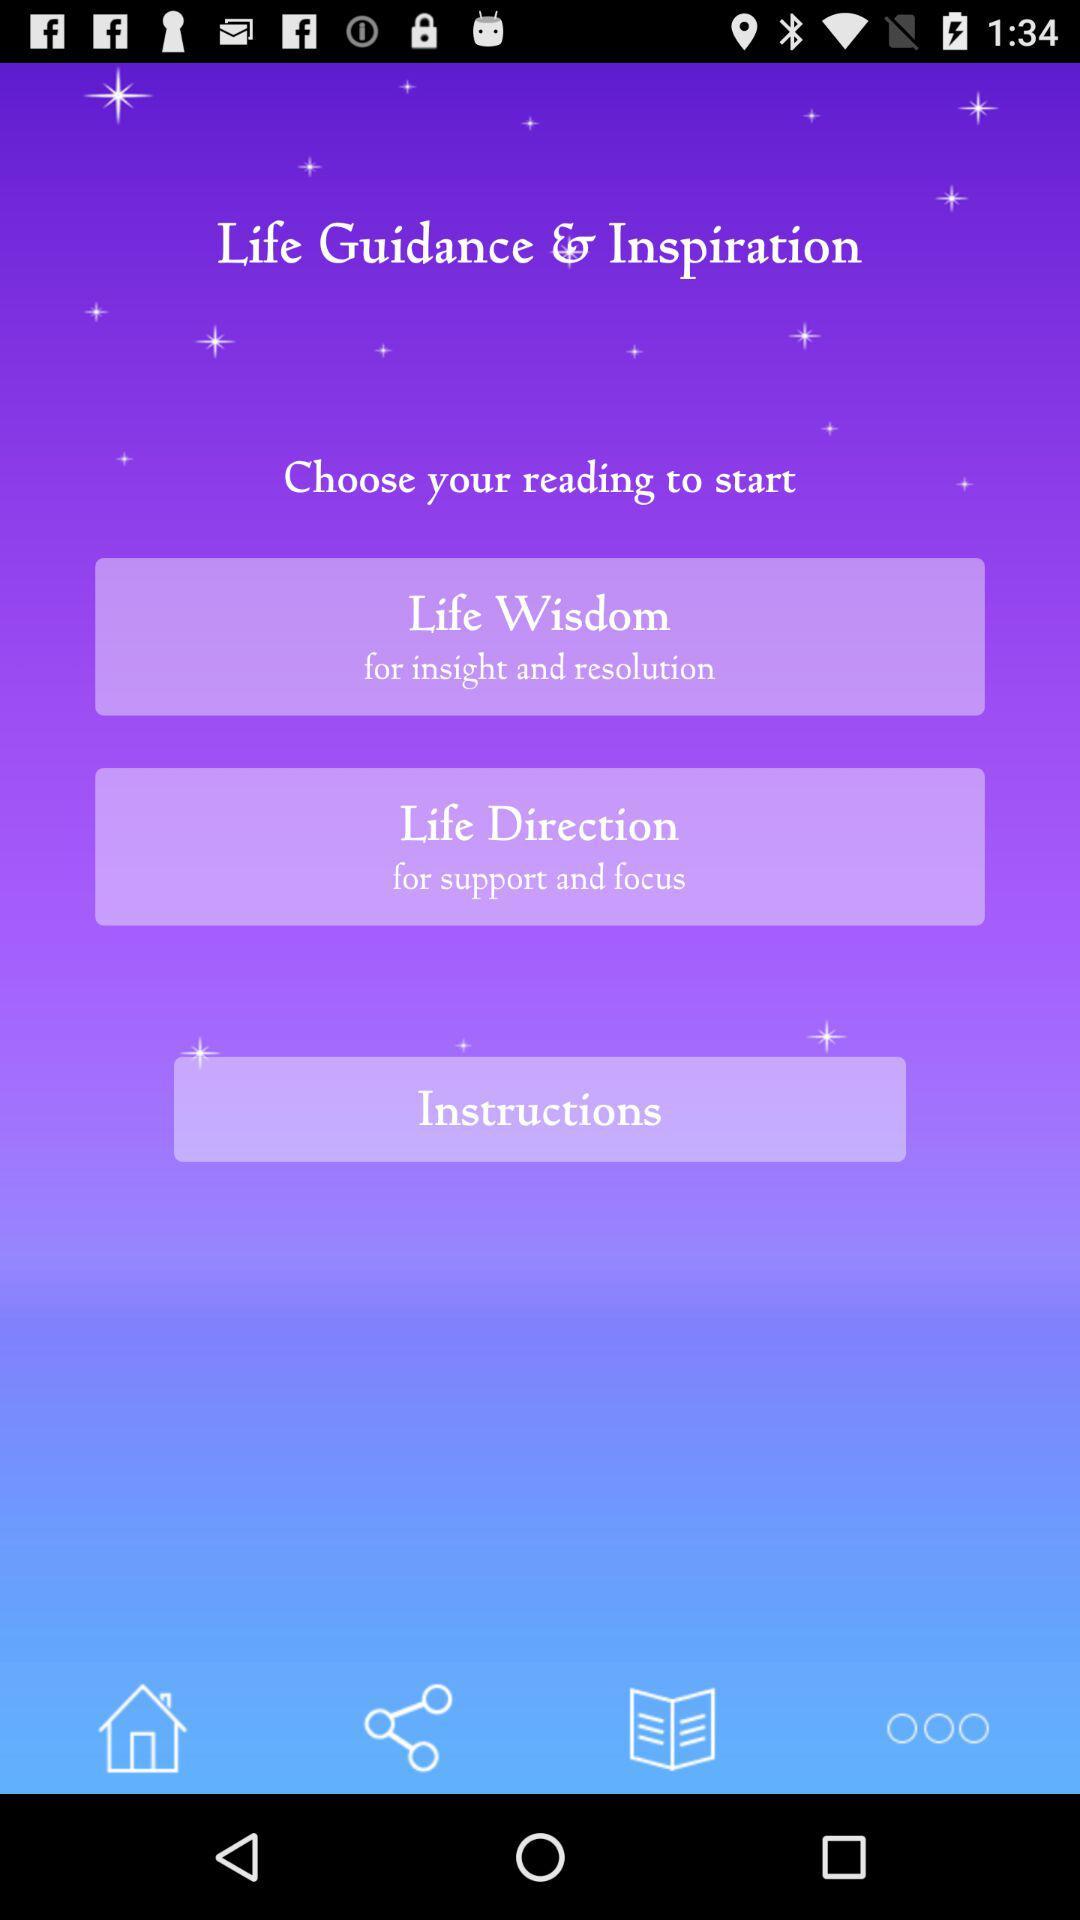 The width and height of the screenshot is (1080, 1920). What do you see at coordinates (141, 1727) in the screenshot?
I see `your home page` at bounding box center [141, 1727].